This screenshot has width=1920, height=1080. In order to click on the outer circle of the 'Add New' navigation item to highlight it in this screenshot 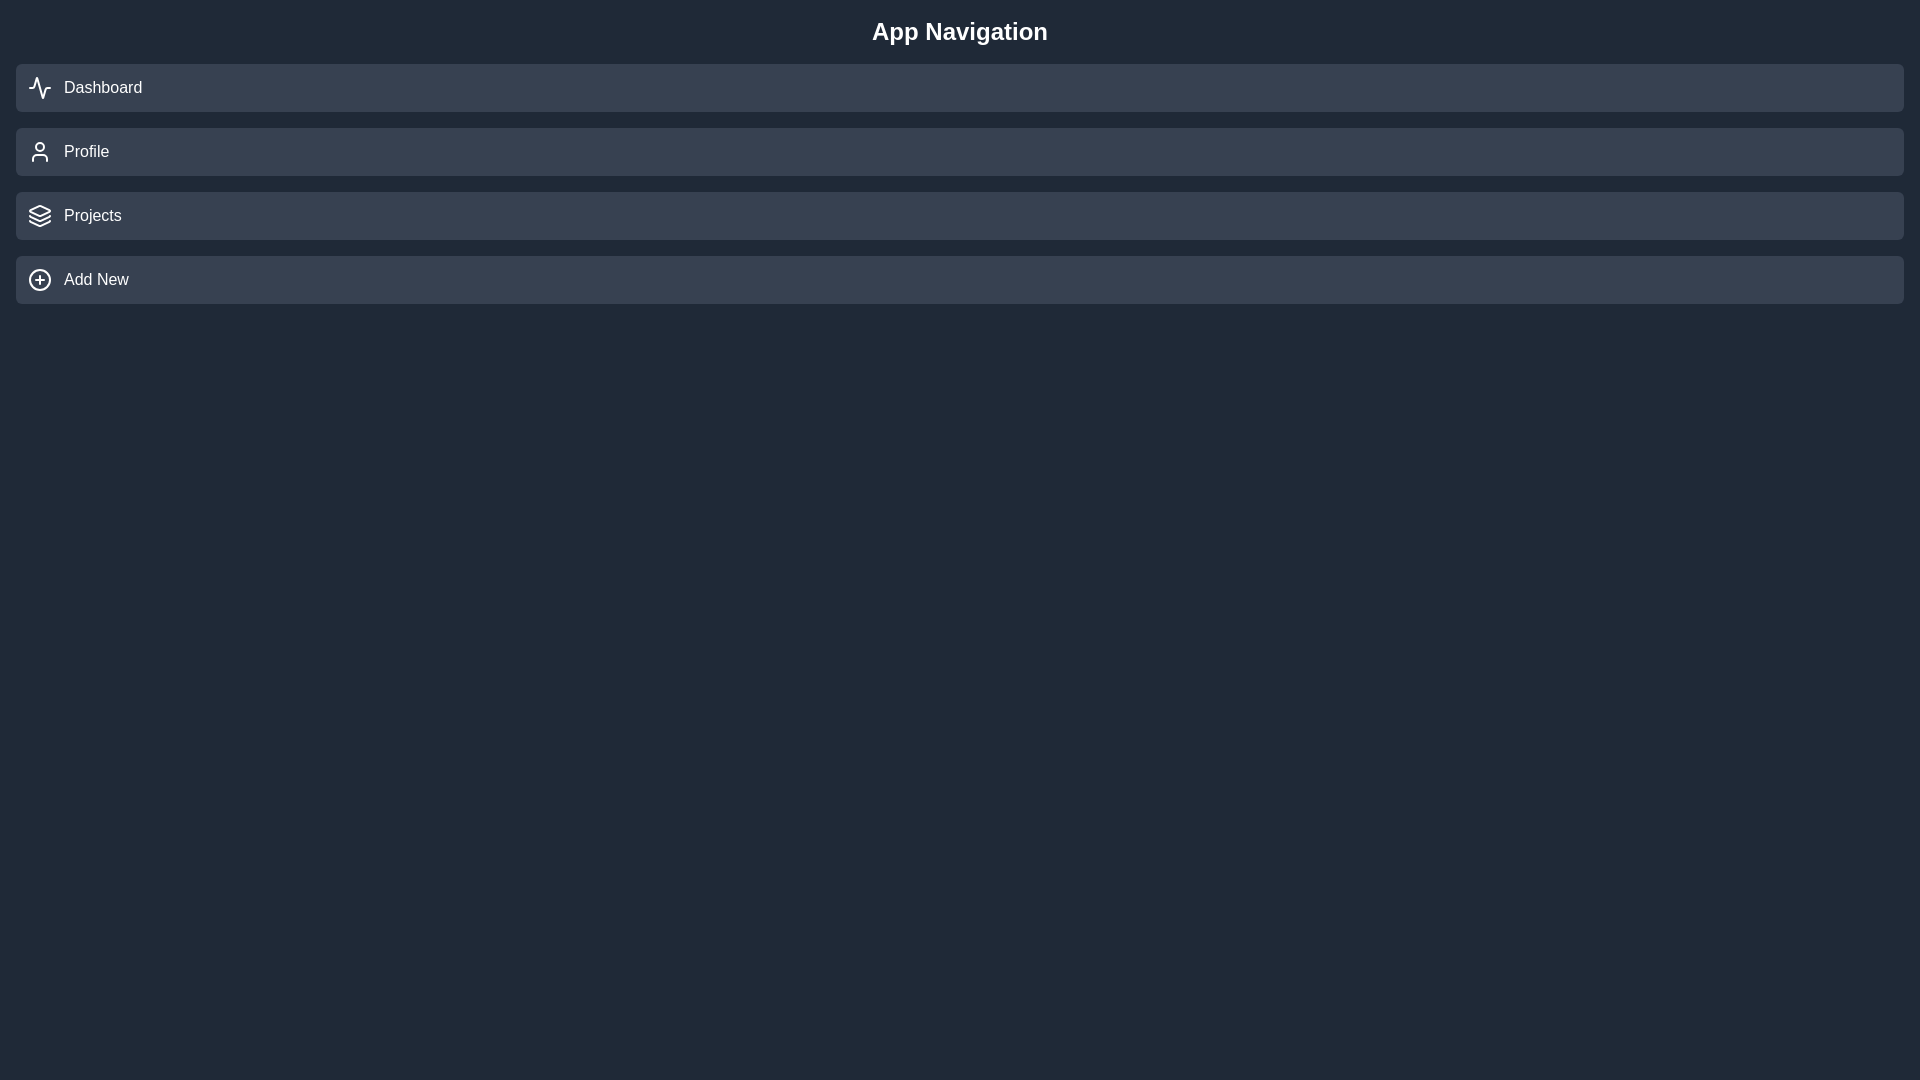, I will do `click(39, 280)`.